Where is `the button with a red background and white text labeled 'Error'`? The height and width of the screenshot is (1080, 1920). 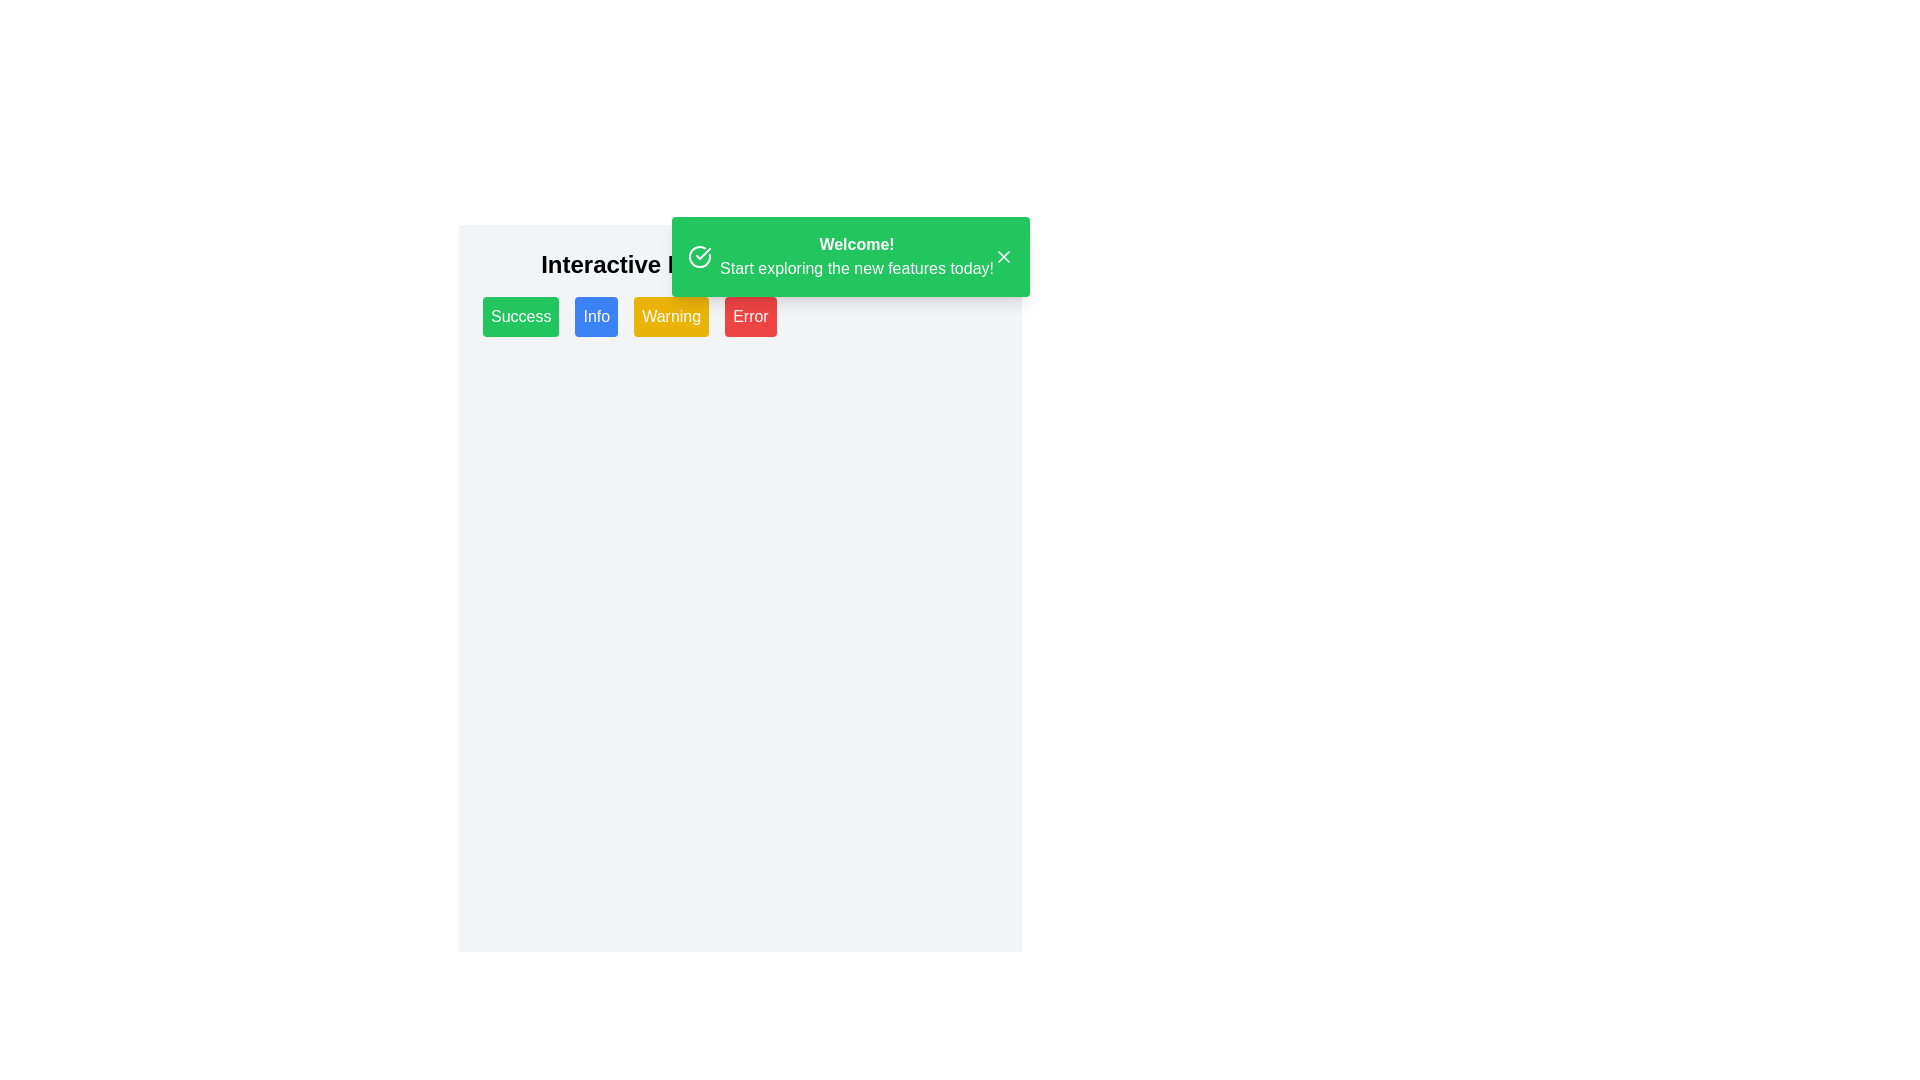 the button with a red background and white text labeled 'Error' is located at coordinates (749, 315).